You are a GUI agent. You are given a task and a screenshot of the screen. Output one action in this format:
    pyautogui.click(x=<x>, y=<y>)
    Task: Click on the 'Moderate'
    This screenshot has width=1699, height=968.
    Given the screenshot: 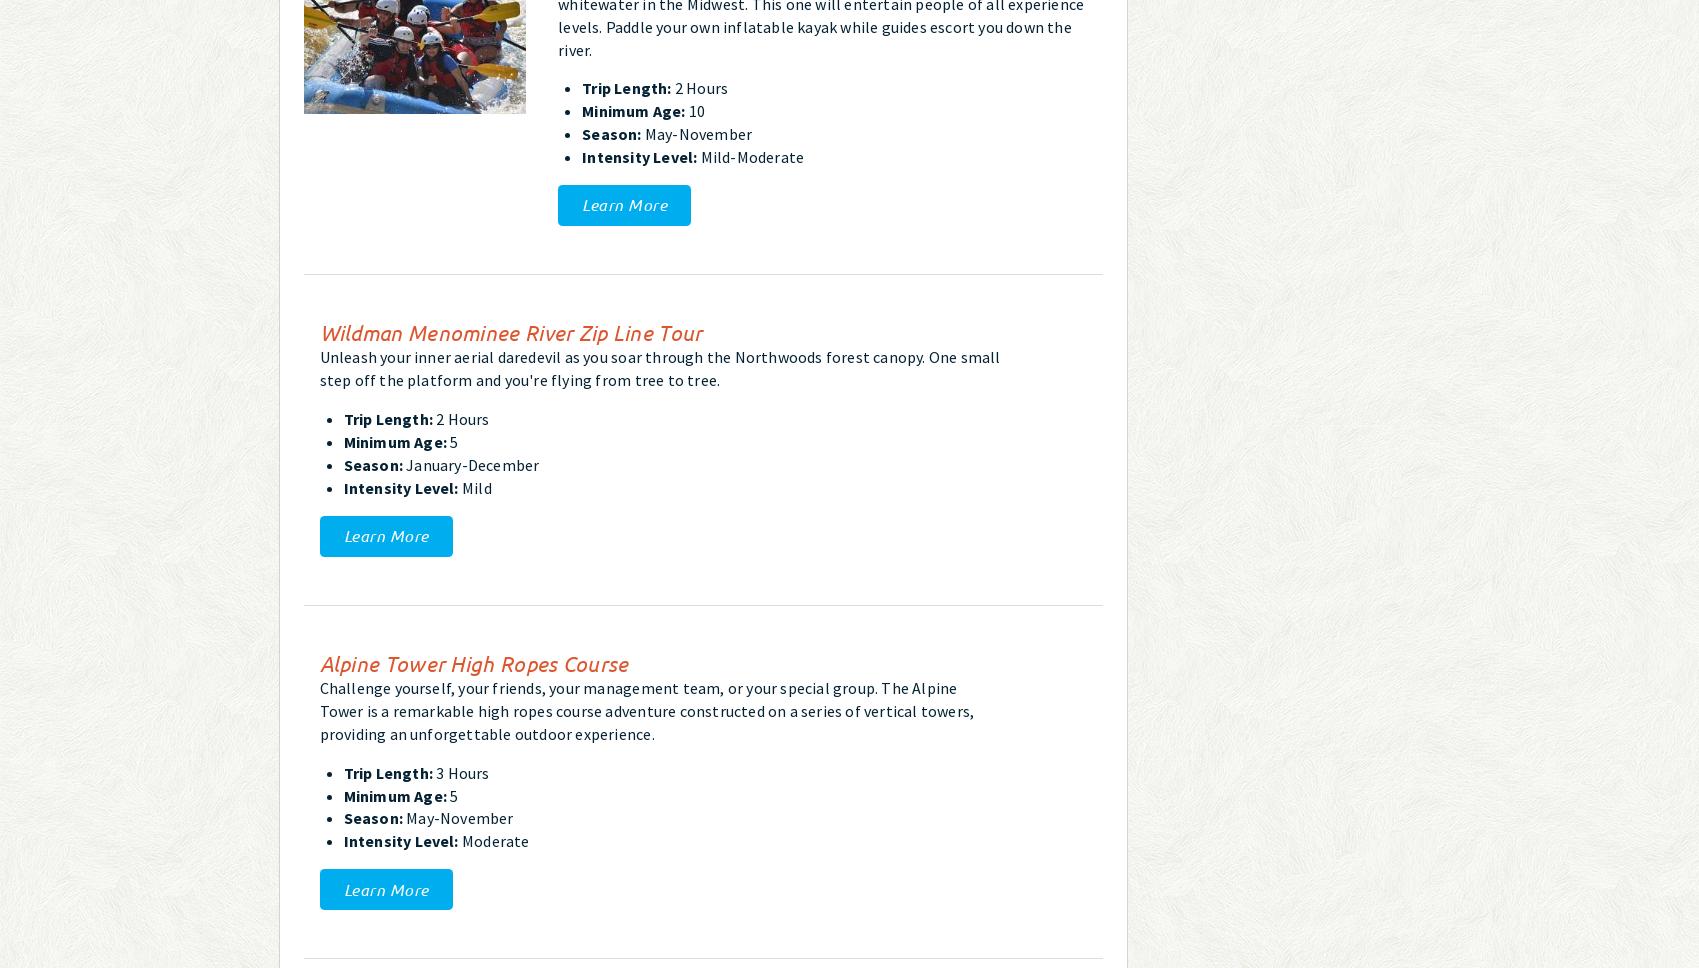 What is the action you would take?
    pyautogui.click(x=492, y=840)
    